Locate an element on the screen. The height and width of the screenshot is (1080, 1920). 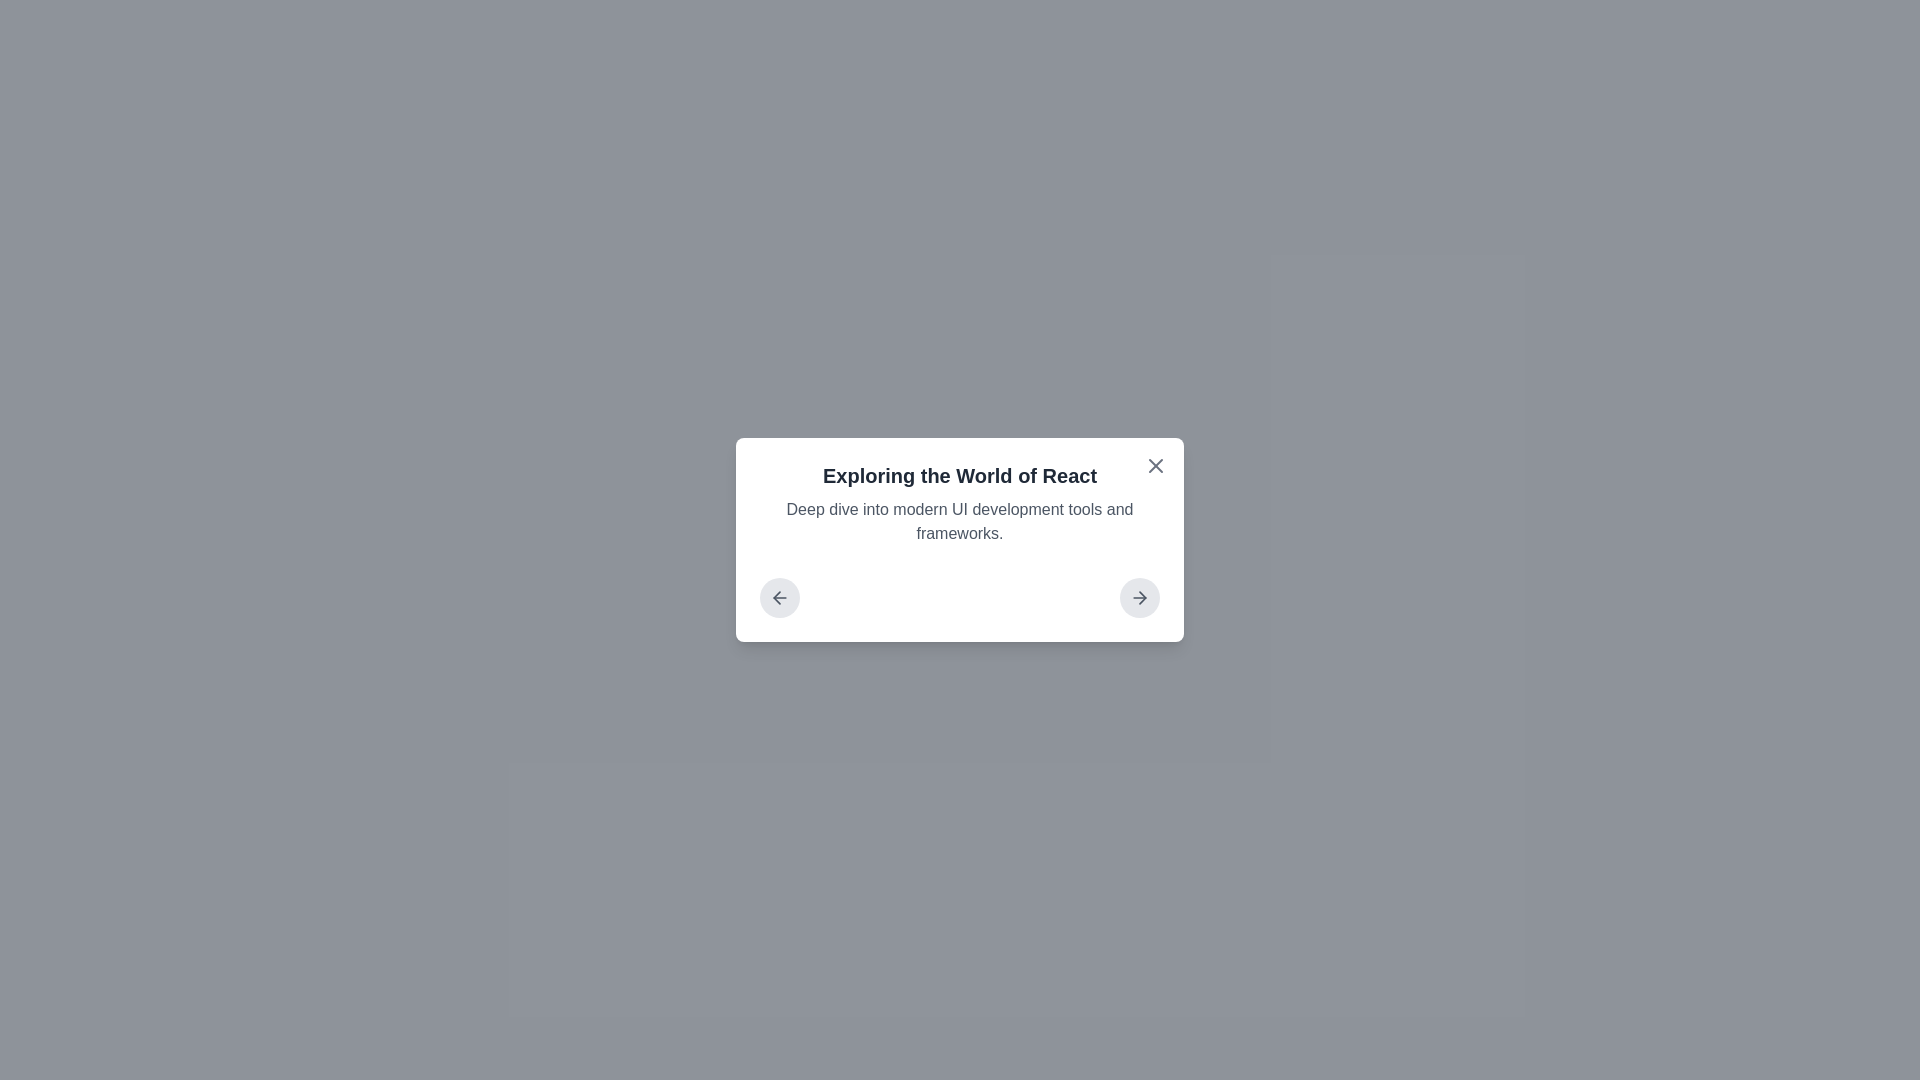
SVG icon located within the circular button in the bottom-right corner of the card interface, which serves as a navigation icon for moving to the next item or page is located at coordinates (1142, 596).